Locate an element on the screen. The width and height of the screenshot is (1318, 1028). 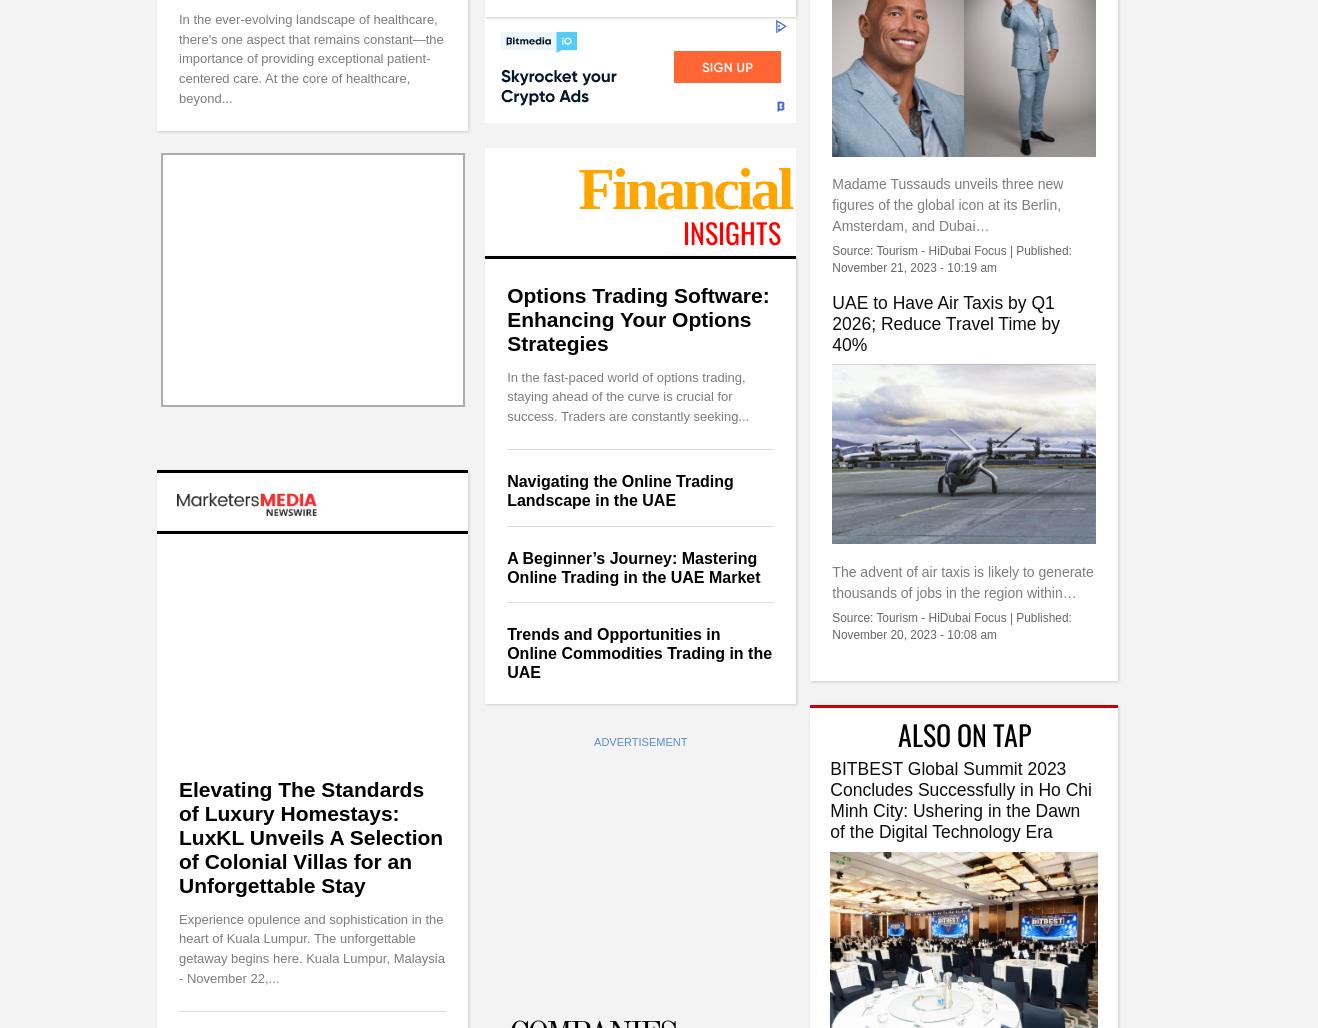
'UAE to Have Air Taxis by Q1 2026; Reduce Travel Time by 40%' is located at coordinates (944, 321).